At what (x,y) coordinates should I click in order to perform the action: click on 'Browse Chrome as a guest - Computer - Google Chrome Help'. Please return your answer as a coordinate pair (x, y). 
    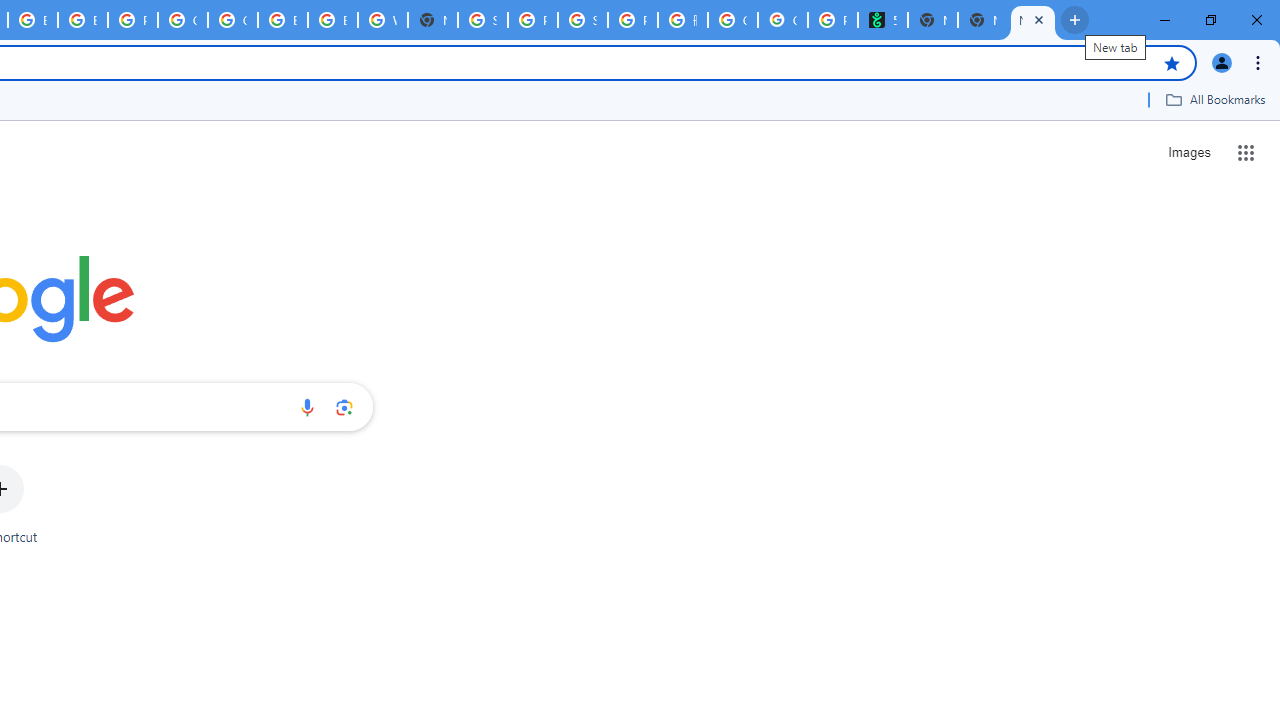
    Looking at the image, I should click on (282, 20).